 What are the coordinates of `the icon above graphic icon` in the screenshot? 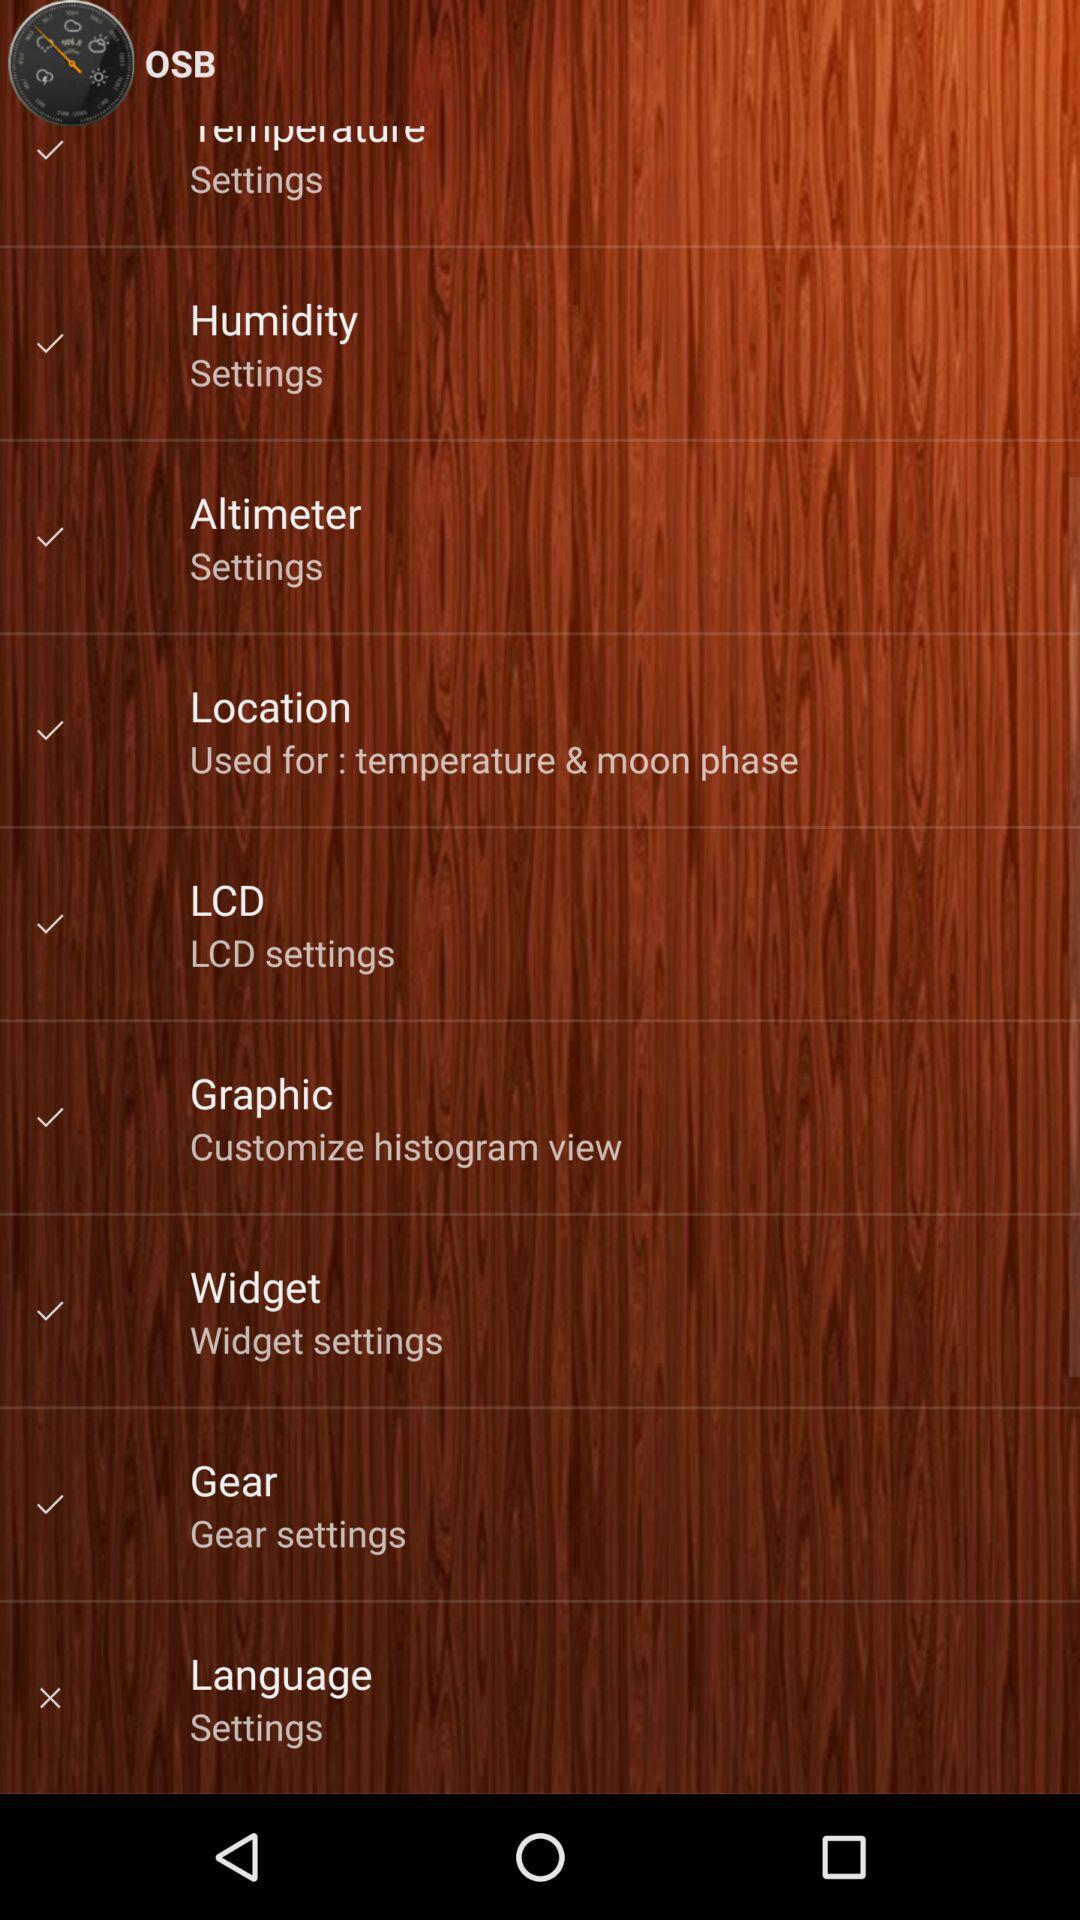 It's located at (292, 951).